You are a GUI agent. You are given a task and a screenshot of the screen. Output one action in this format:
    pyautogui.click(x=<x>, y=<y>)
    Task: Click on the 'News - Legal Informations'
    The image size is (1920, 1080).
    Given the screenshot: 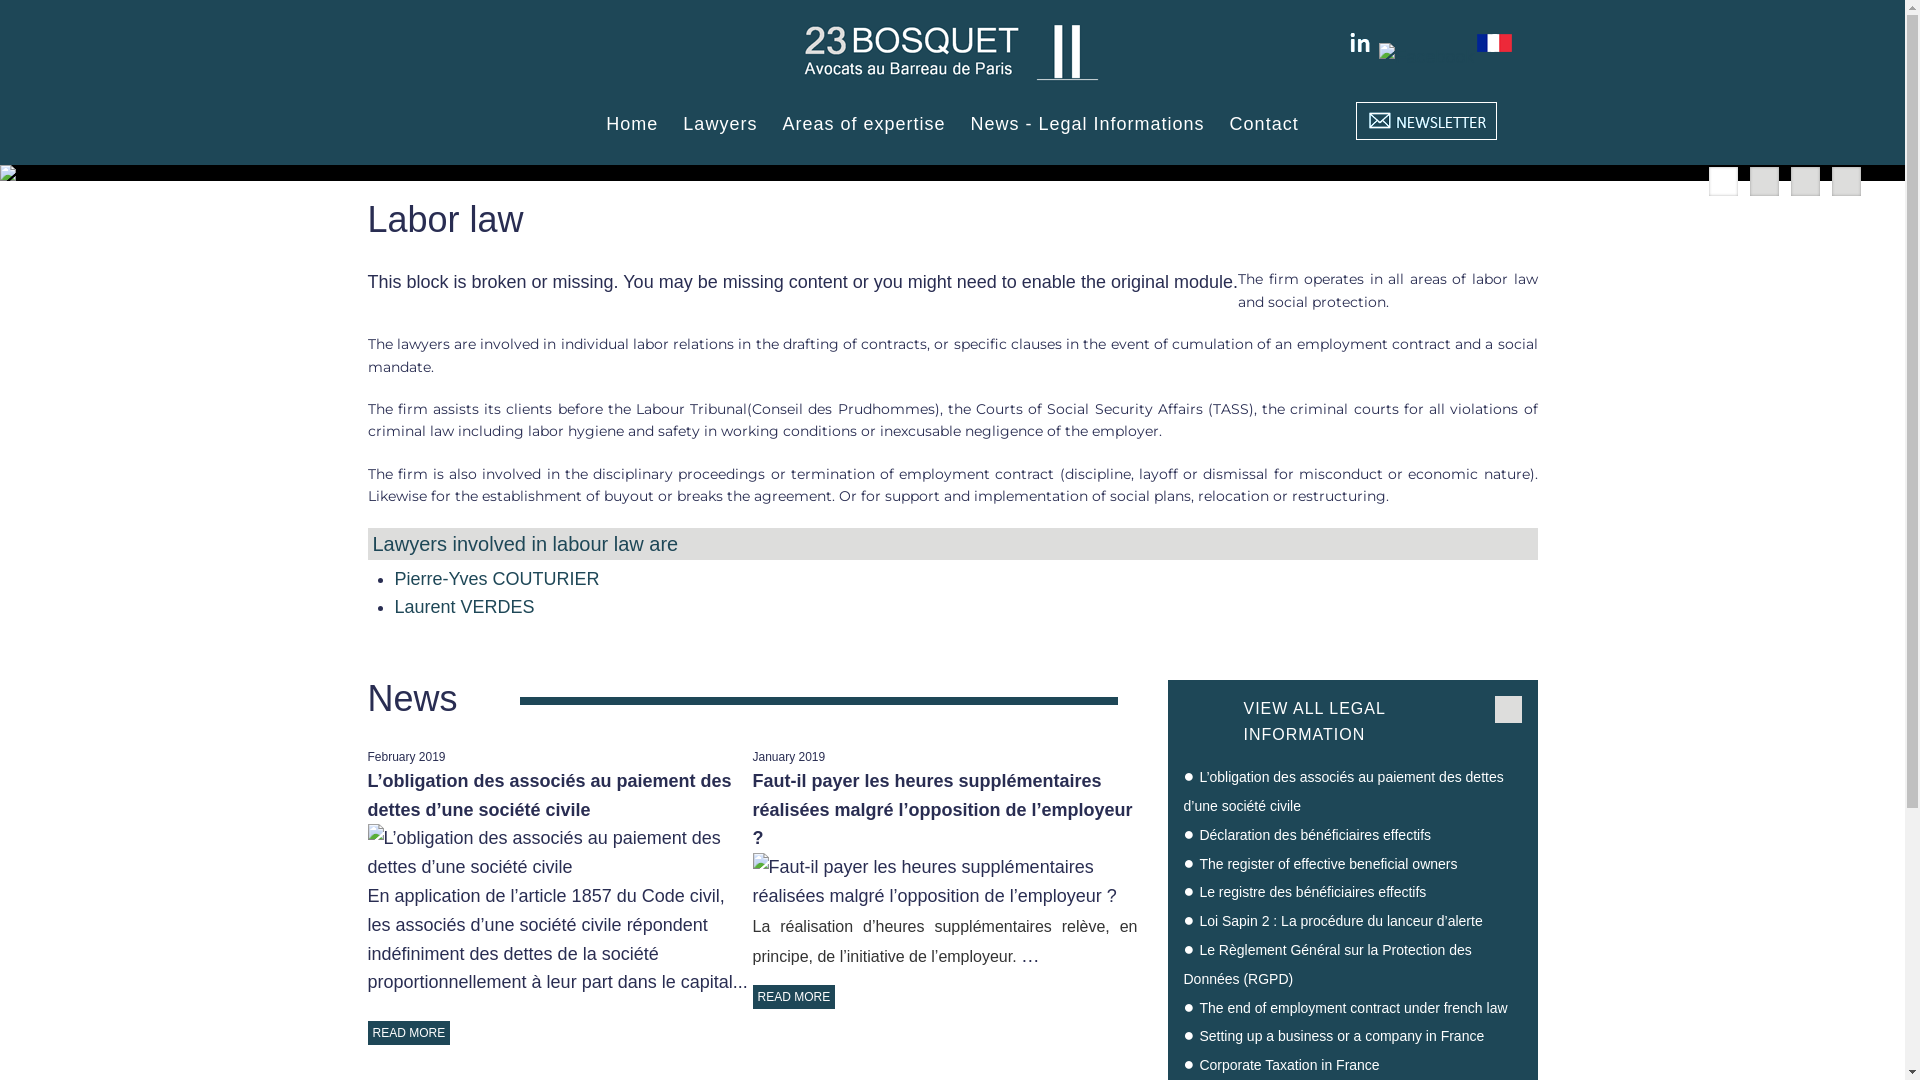 What is the action you would take?
    pyautogui.click(x=960, y=124)
    